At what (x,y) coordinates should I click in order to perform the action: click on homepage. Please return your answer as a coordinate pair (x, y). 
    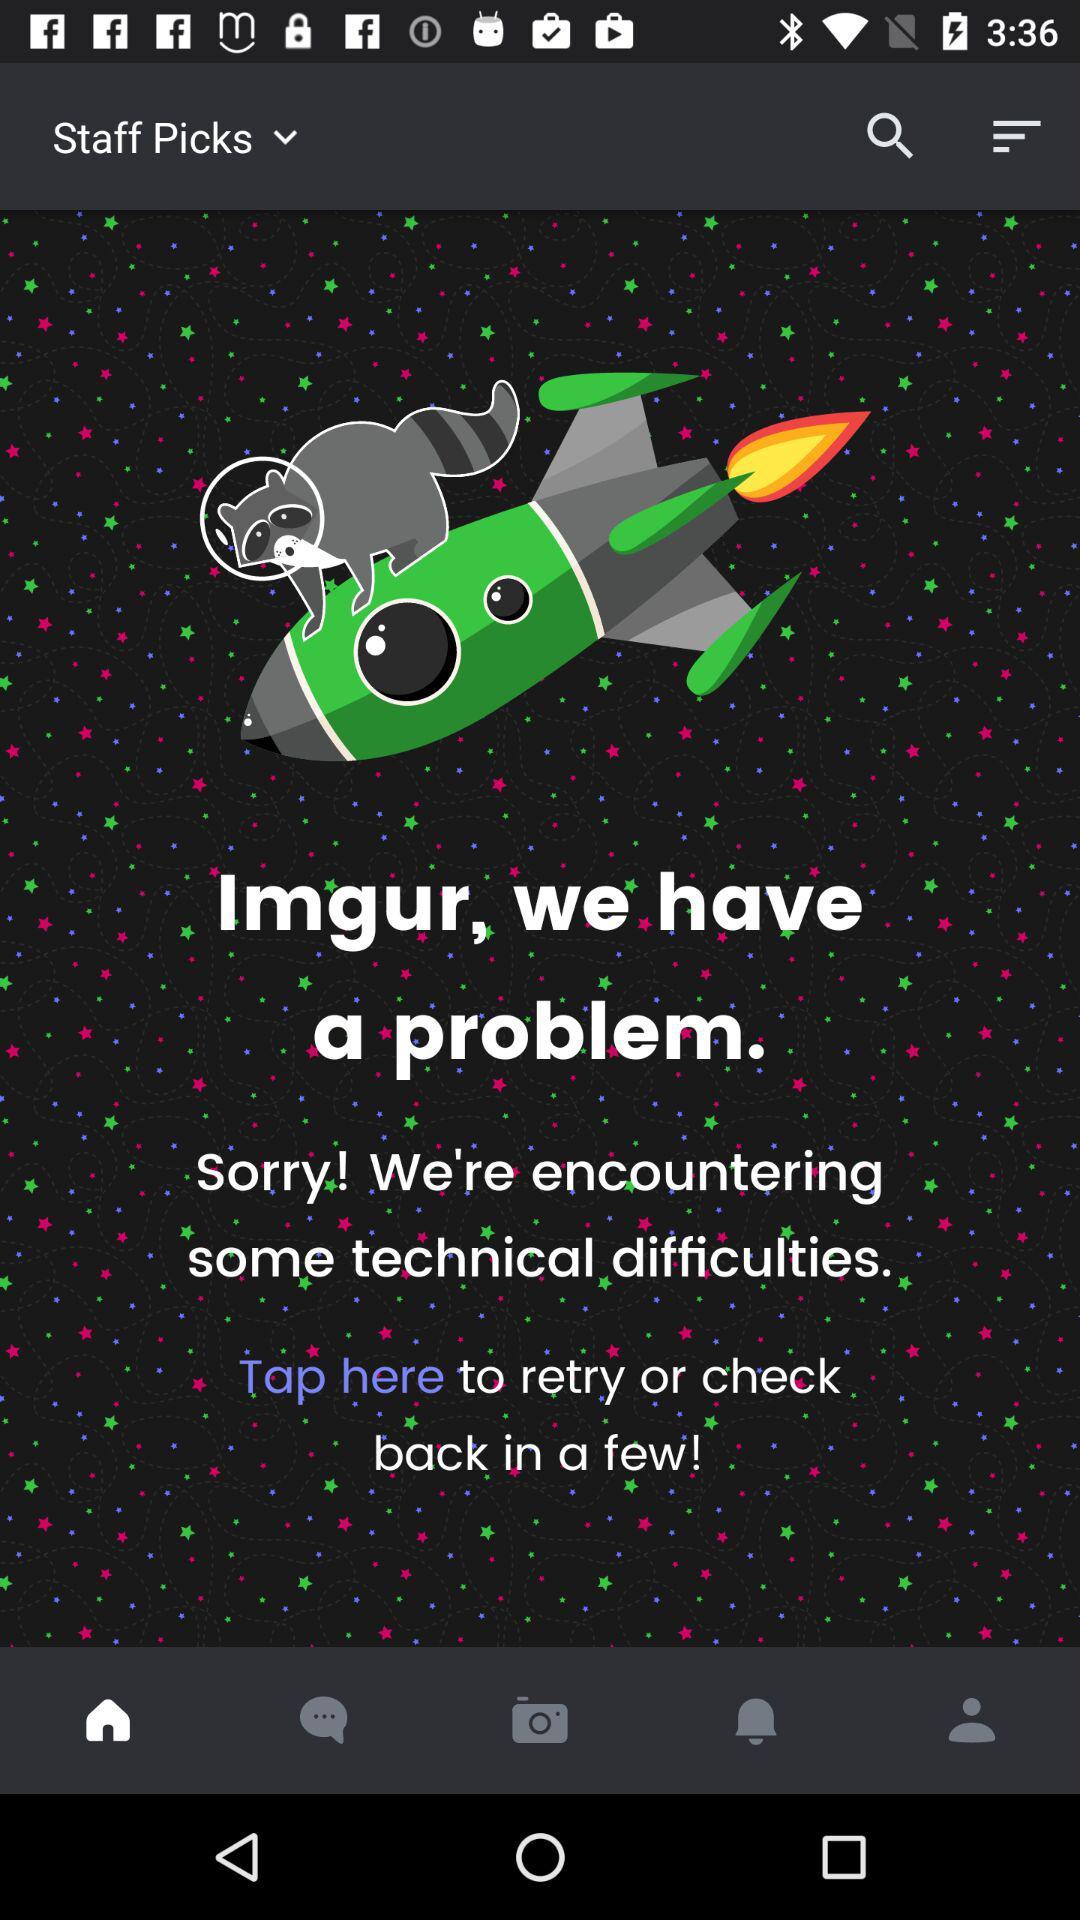
    Looking at the image, I should click on (108, 1719).